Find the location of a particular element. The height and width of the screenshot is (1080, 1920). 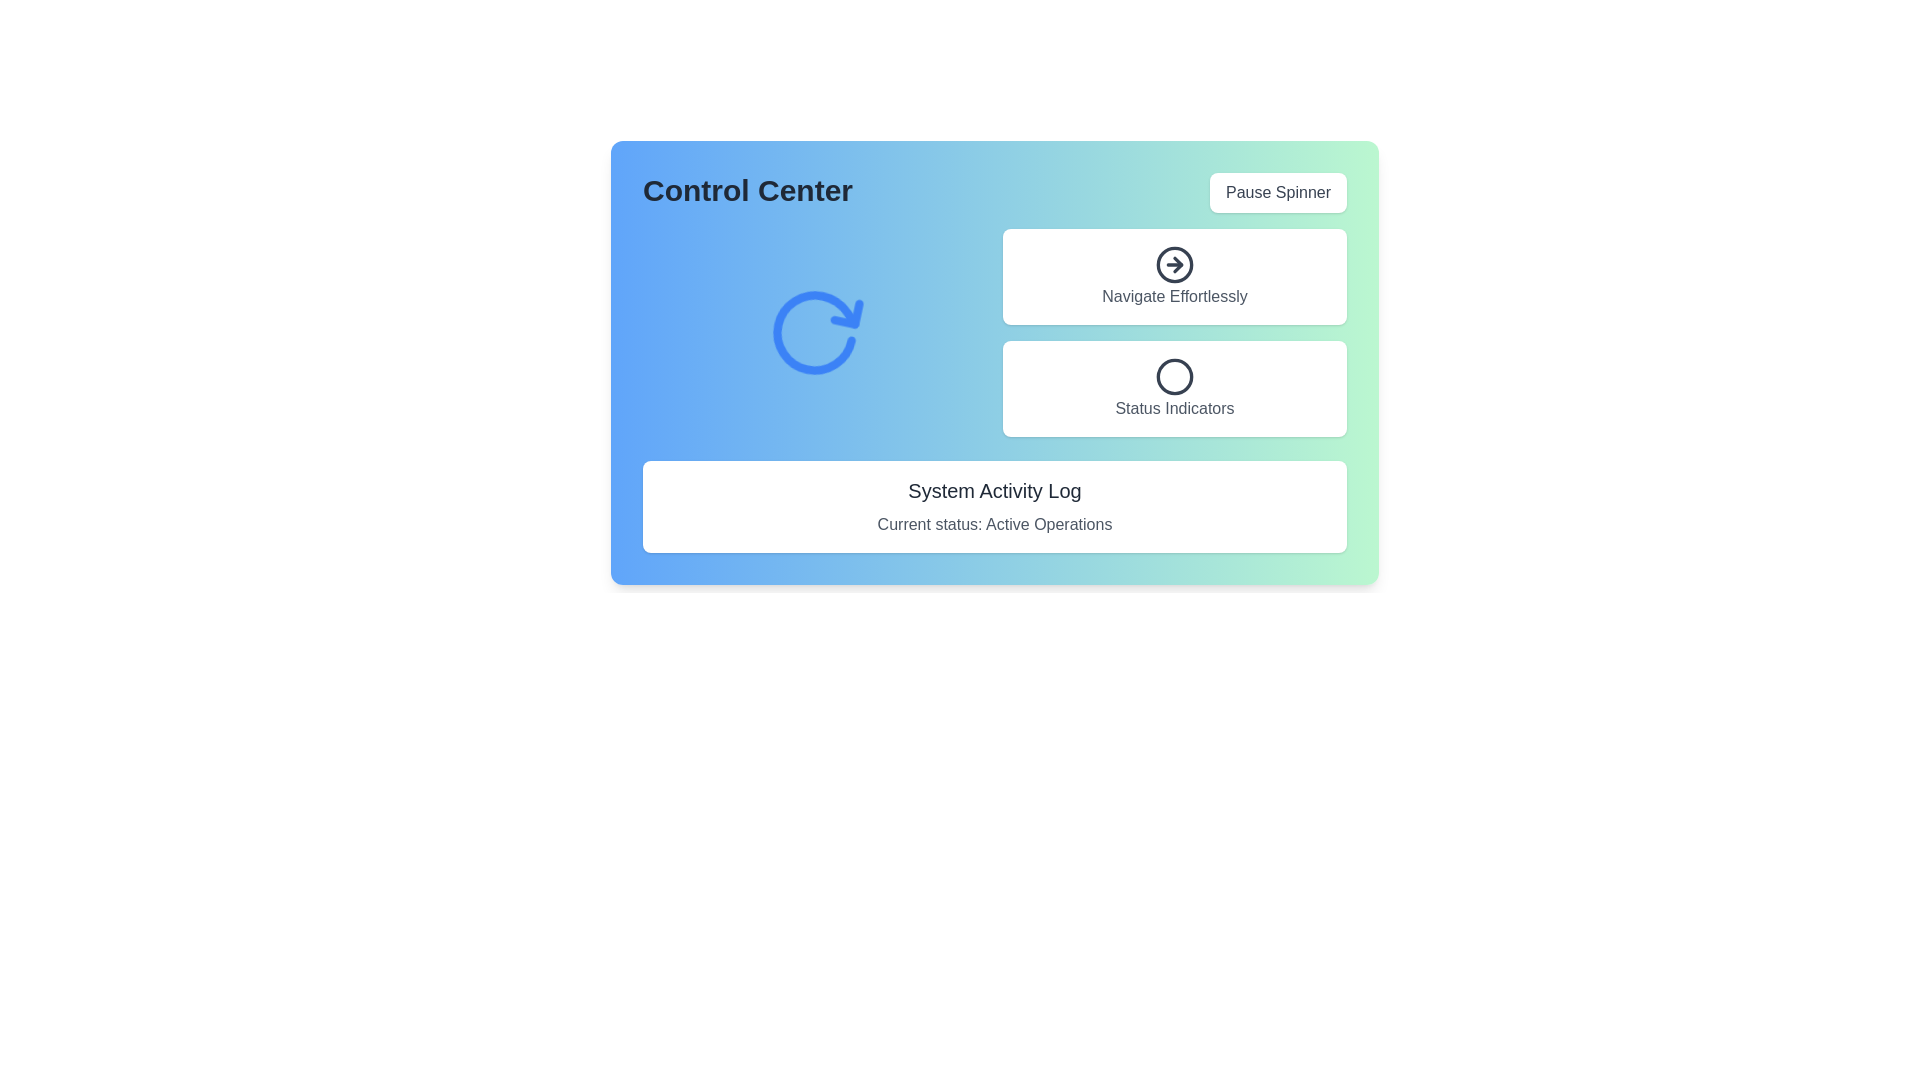

the static label or text located within a white, shadowed, rounded box in the lower-middle section of the interface, which is underneath a circular icon is located at coordinates (1175, 407).